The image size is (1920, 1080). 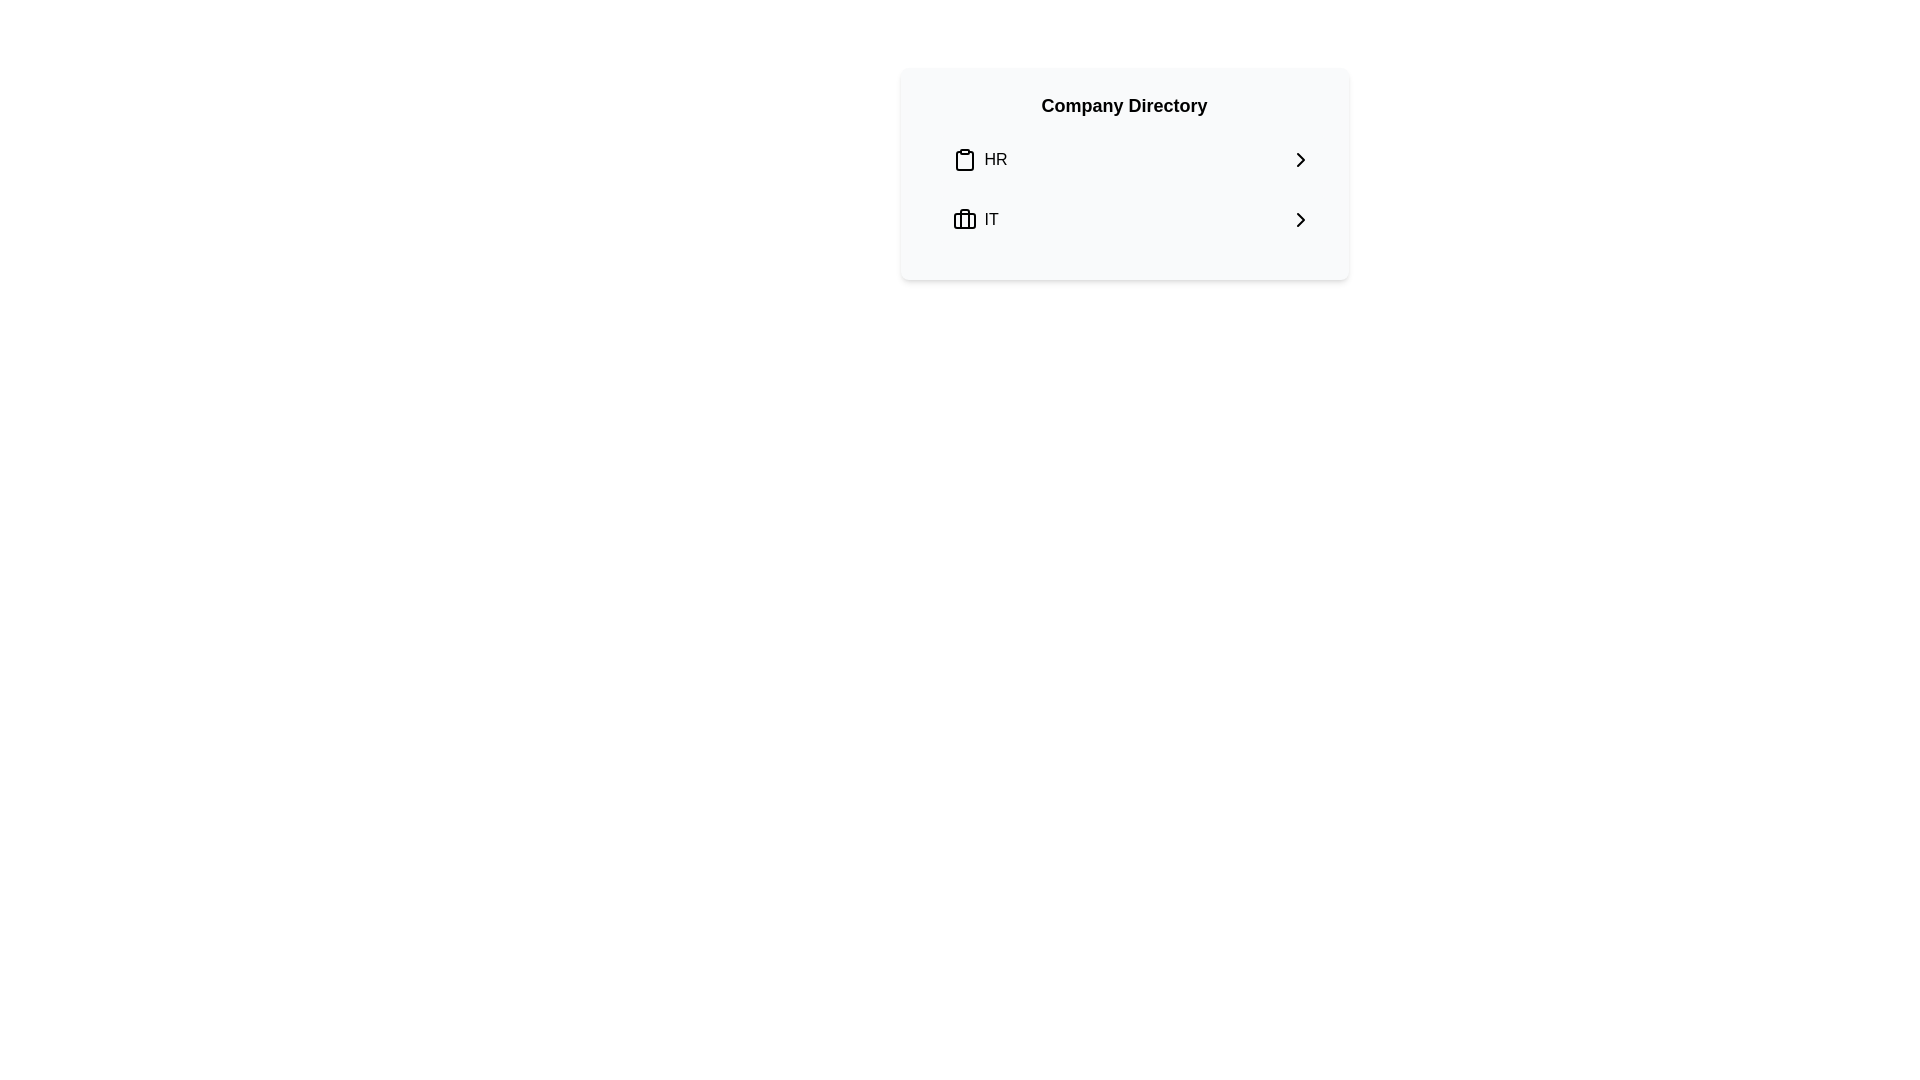 I want to click on the decorative rectangle component inside the briefcase icon representing the IT department, located to the left of the 'IT' label in the Company Directory, so click(x=964, y=220).